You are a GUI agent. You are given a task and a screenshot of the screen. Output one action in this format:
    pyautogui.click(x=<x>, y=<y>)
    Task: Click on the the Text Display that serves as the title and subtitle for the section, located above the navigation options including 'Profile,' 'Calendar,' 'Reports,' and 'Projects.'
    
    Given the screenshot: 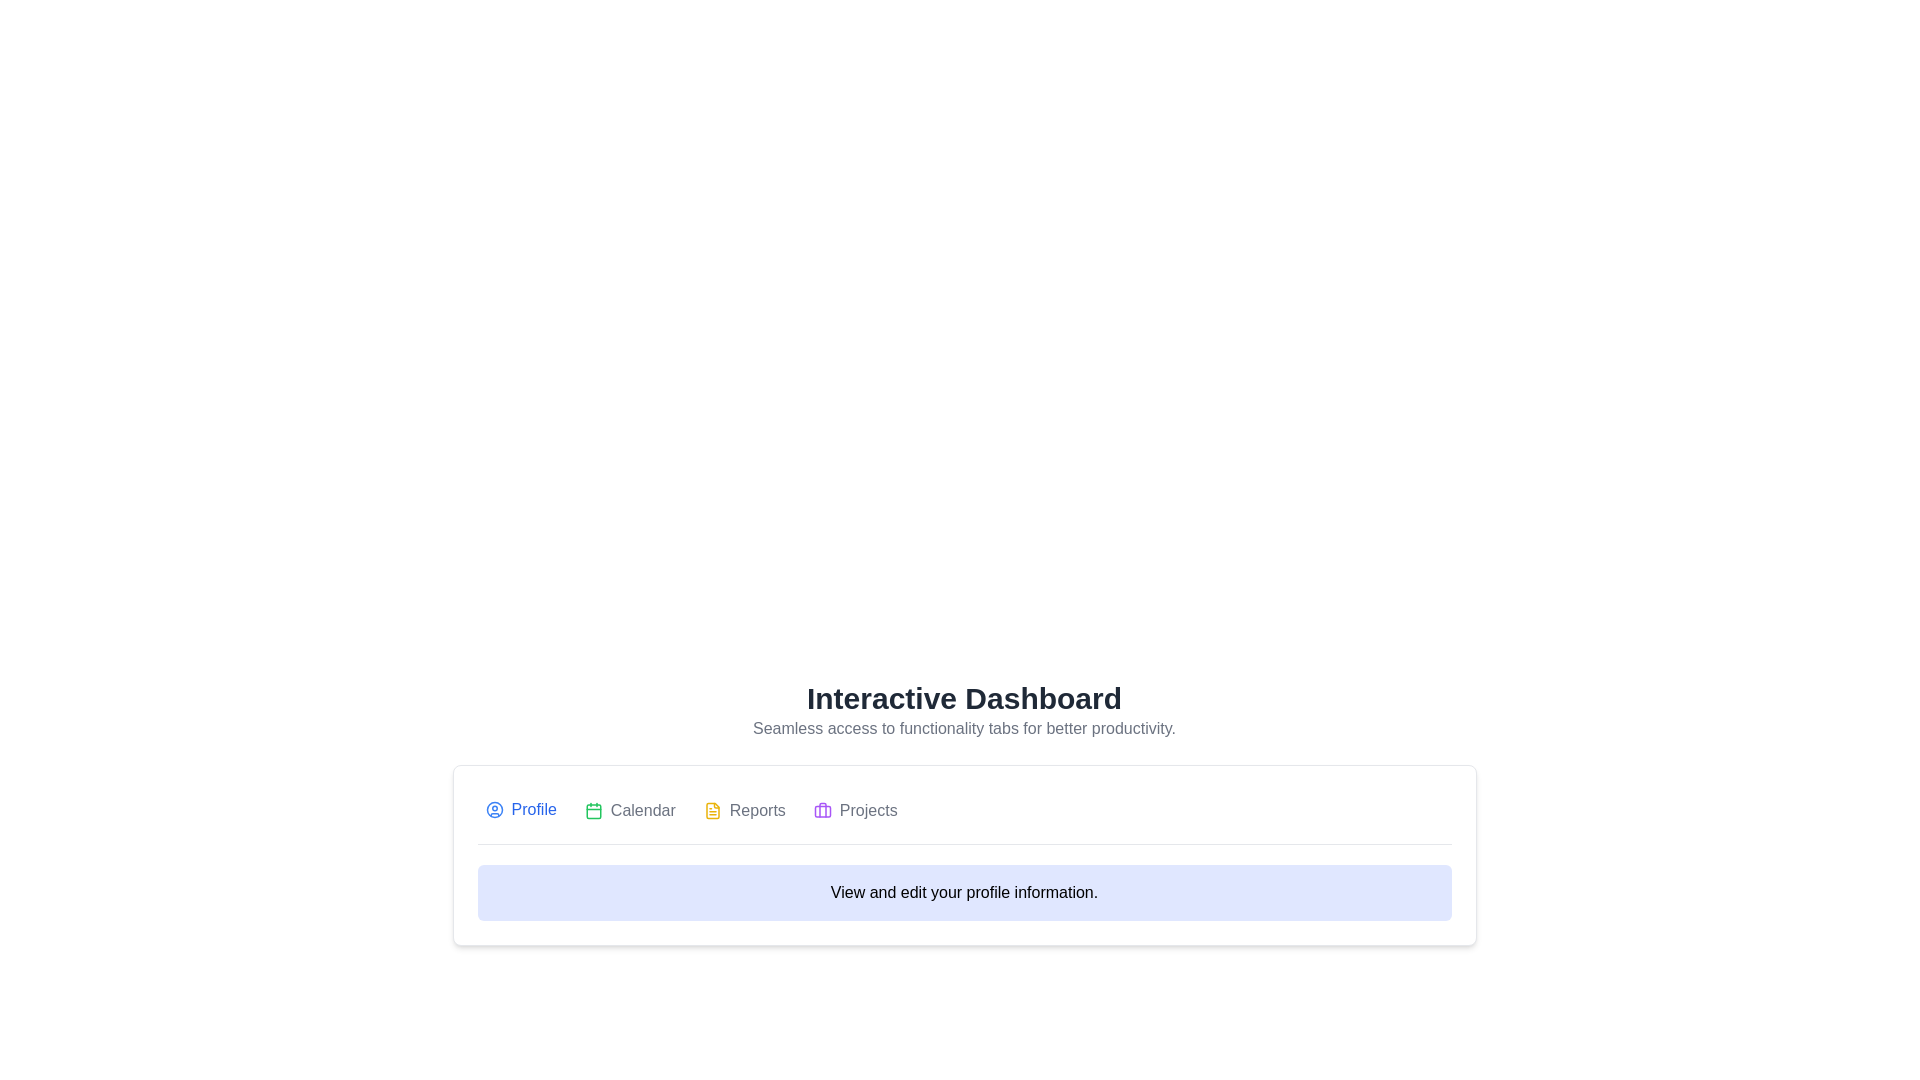 What is the action you would take?
    pyautogui.click(x=964, y=722)
    